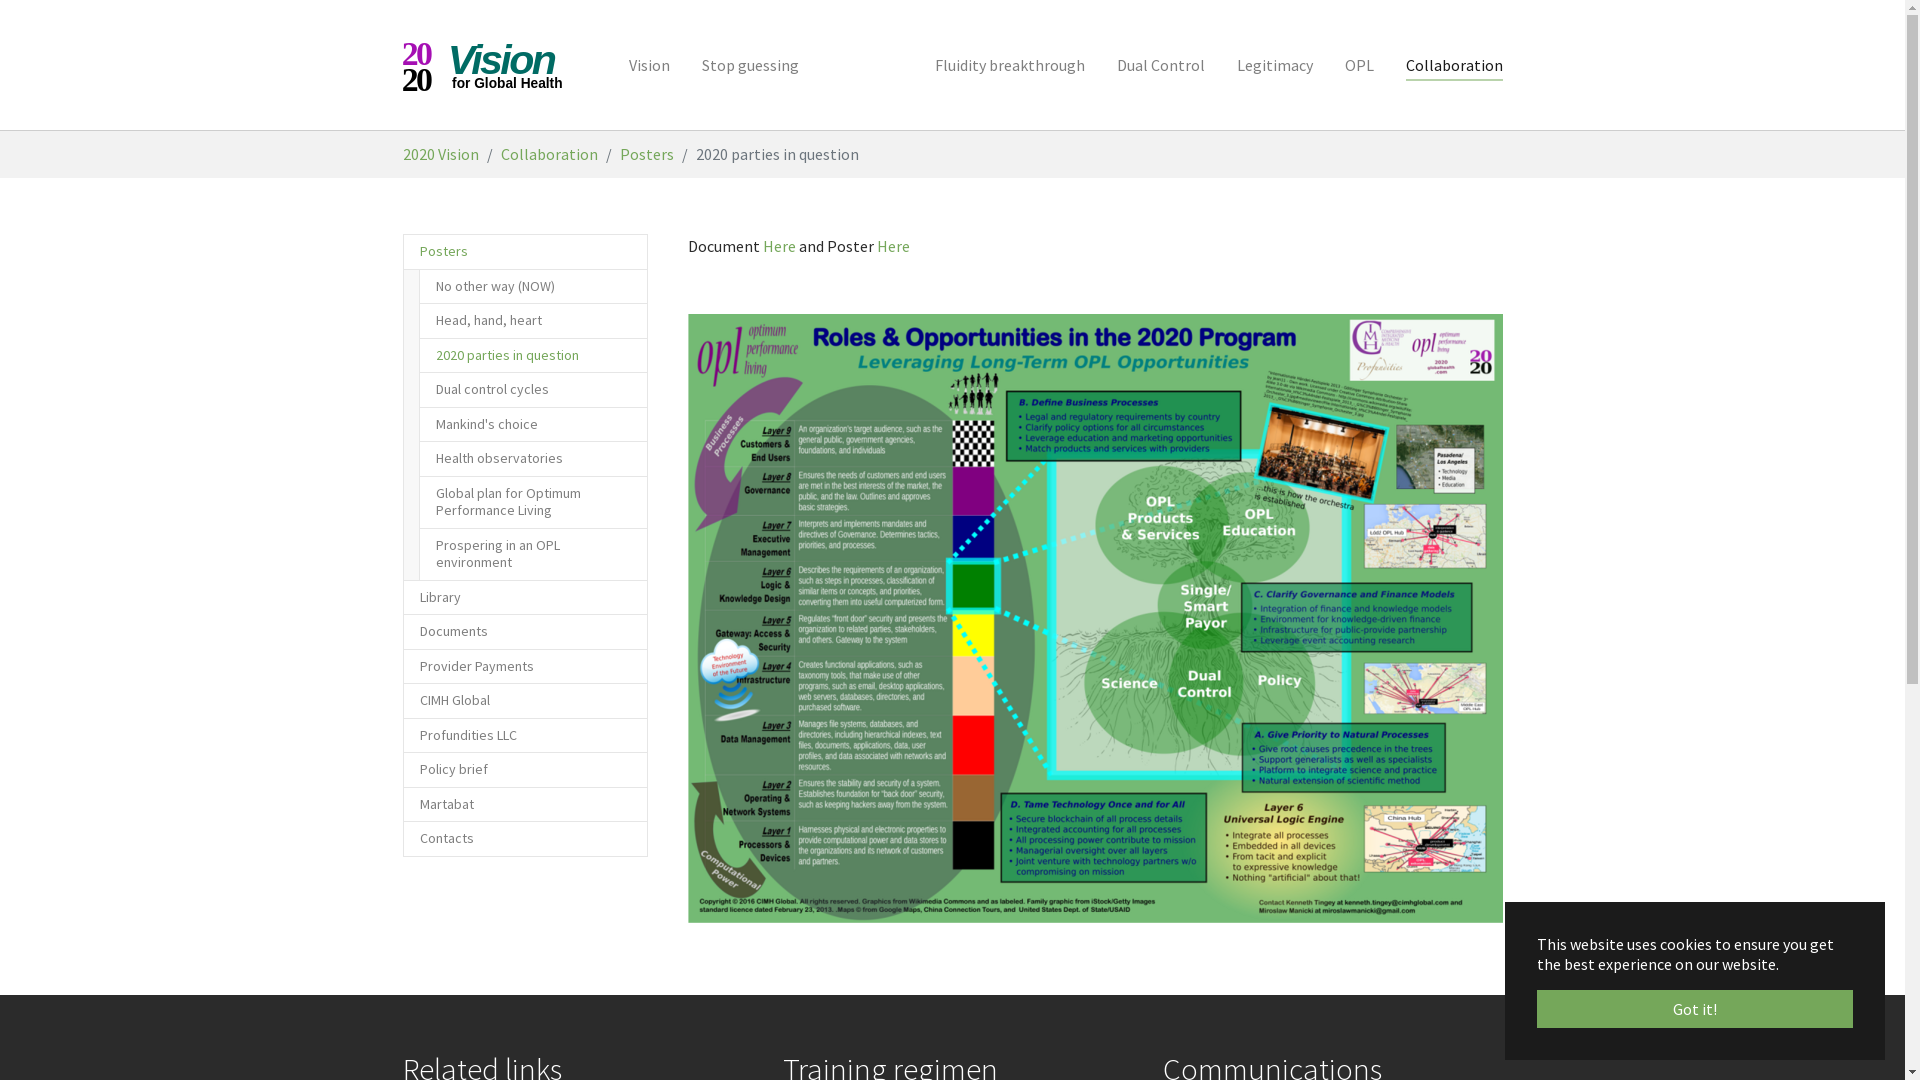 The width and height of the screenshot is (1920, 1080). What do you see at coordinates (532, 501) in the screenshot?
I see `'Global plan for Optimum Performance Living'` at bounding box center [532, 501].